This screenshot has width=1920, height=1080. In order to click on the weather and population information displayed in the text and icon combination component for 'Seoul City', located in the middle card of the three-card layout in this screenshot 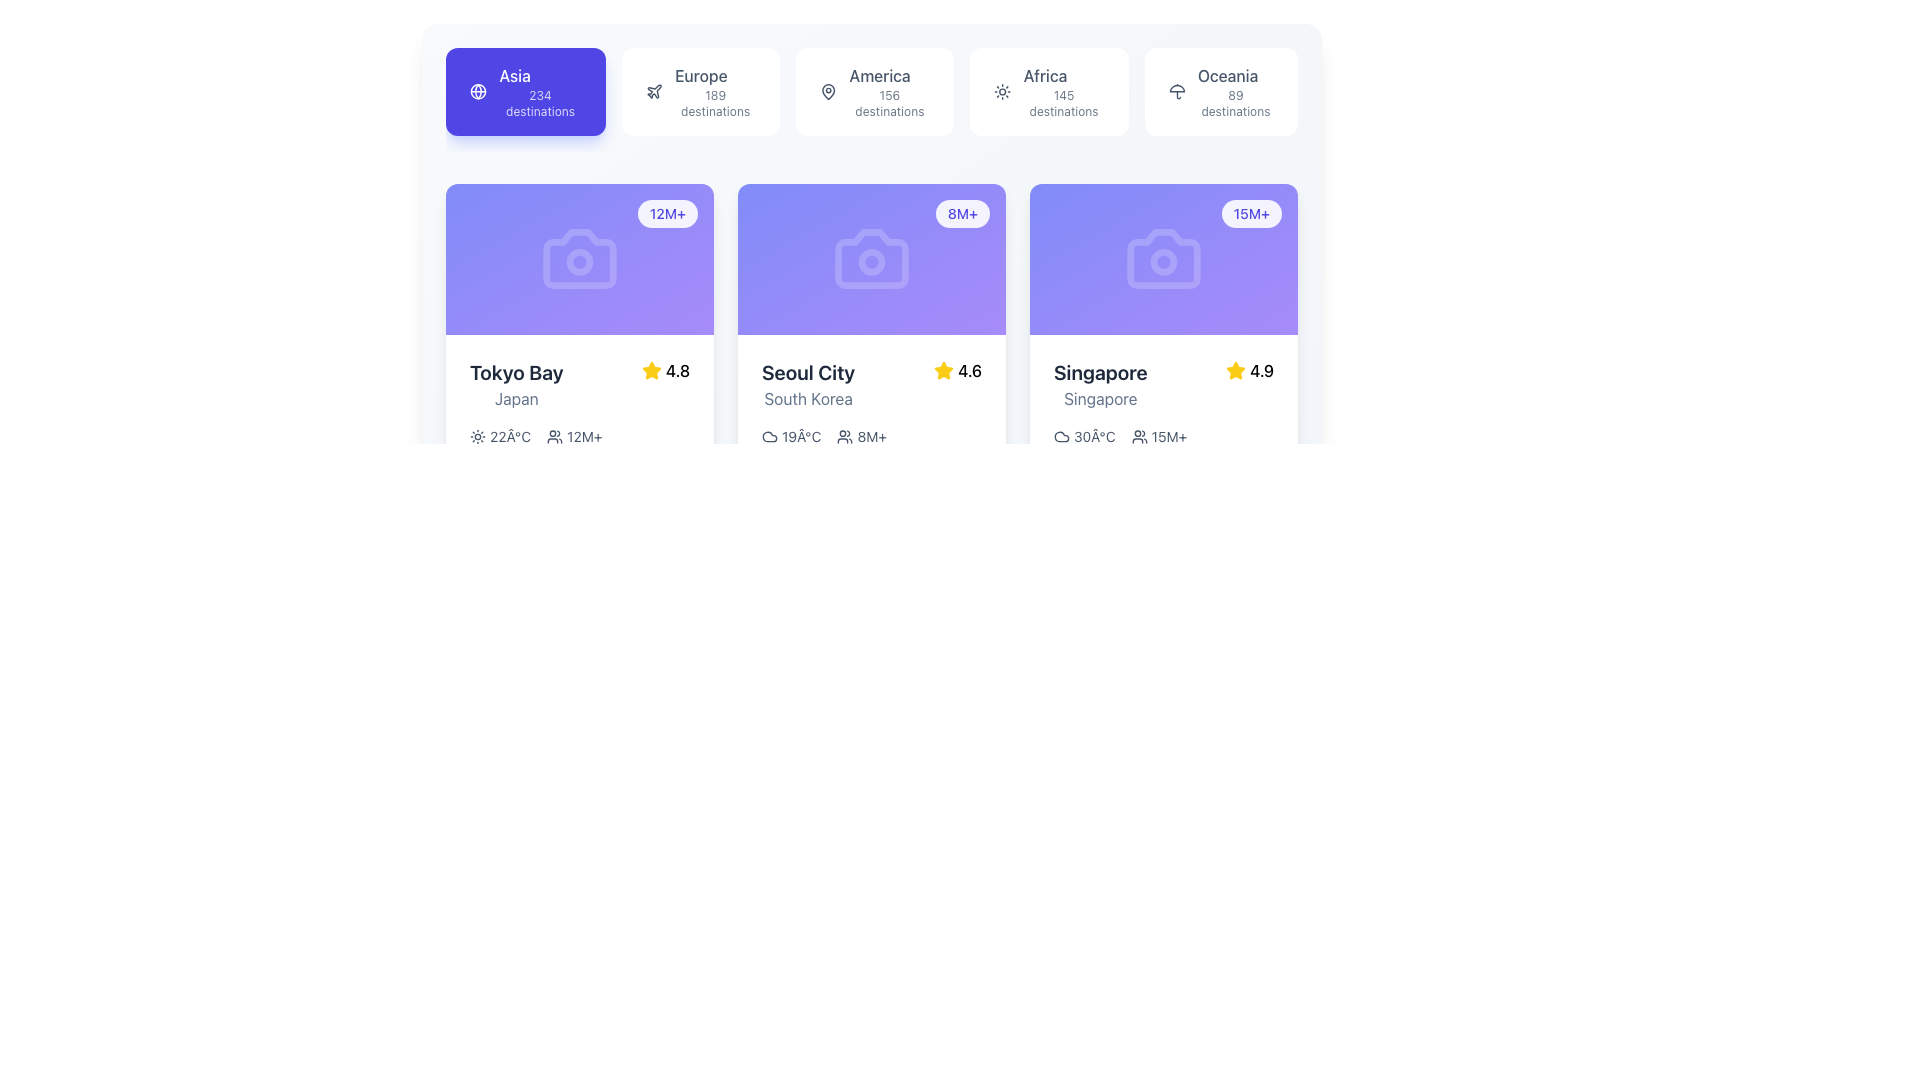, I will do `click(872, 434)`.